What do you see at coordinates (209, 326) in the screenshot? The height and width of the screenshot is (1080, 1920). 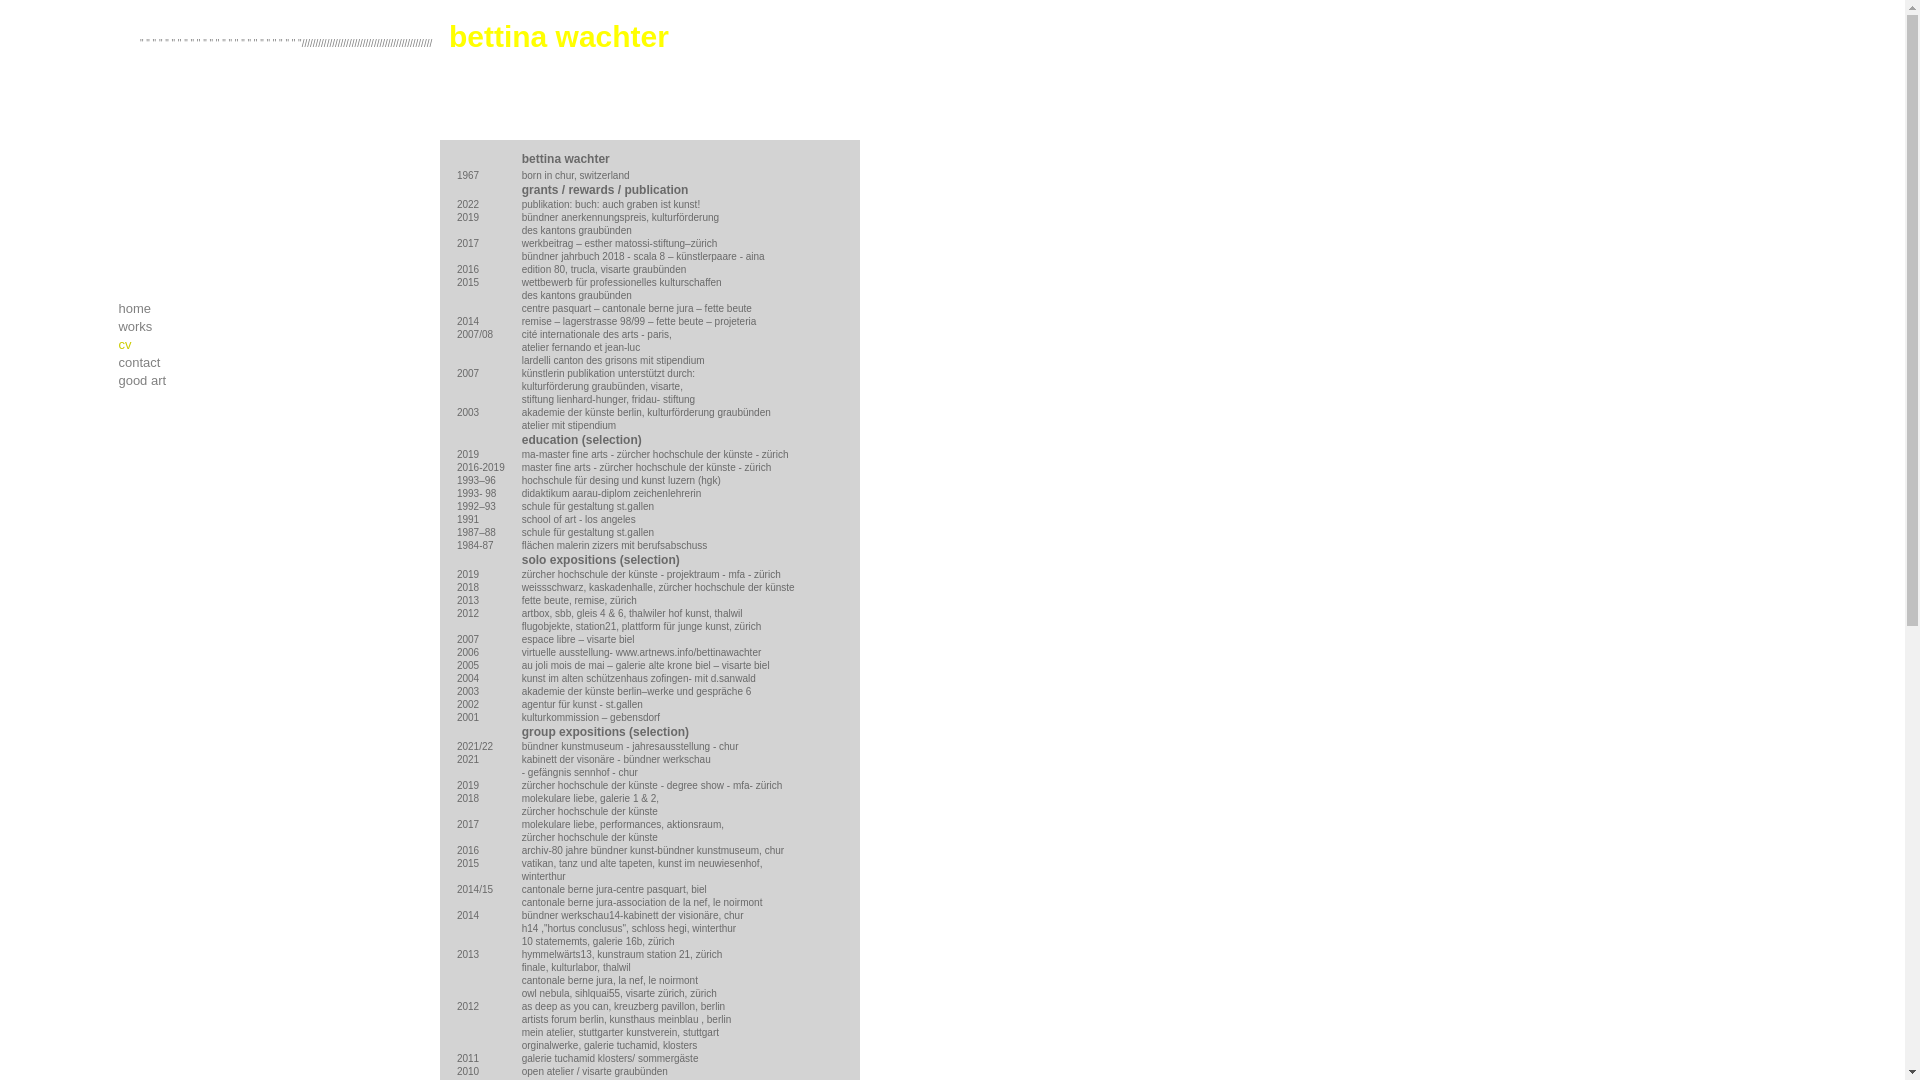 I see `'works'` at bounding box center [209, 326].